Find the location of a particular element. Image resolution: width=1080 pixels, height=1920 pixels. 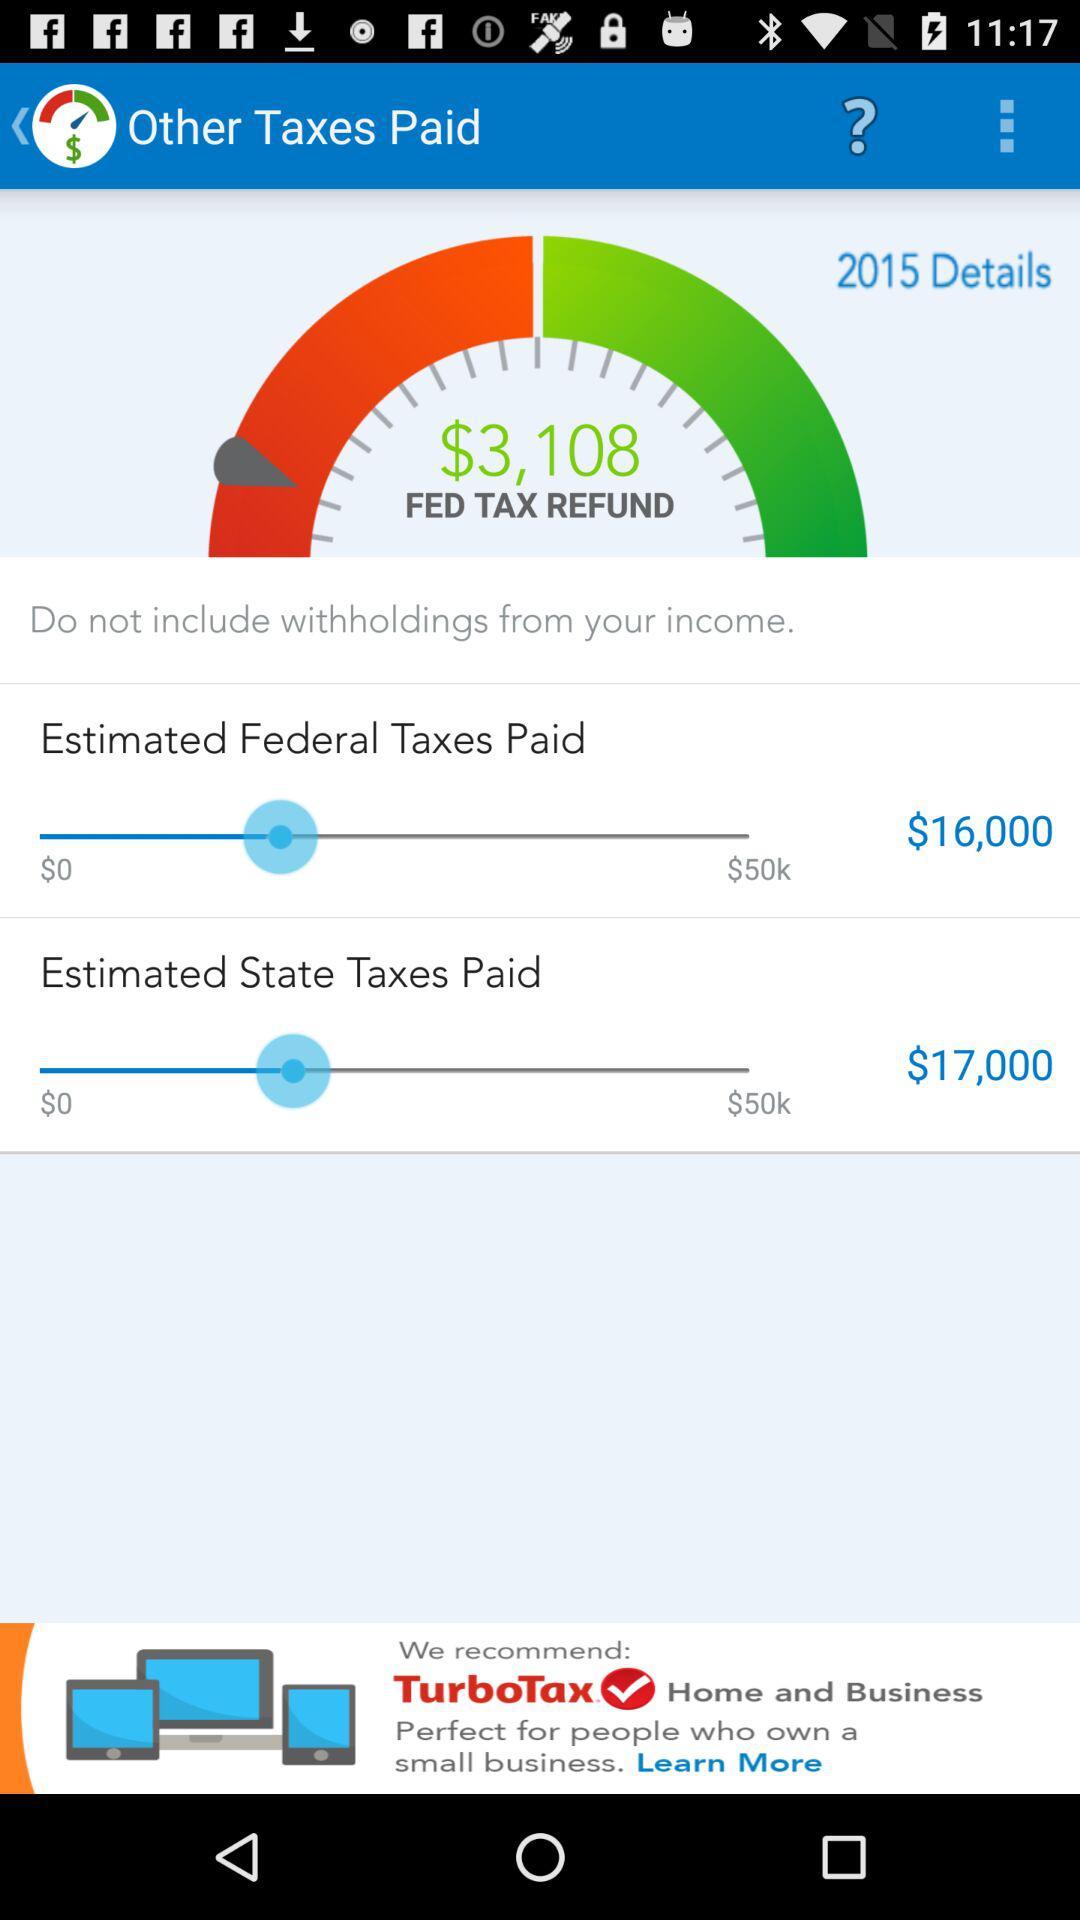

total data is located at coordinates (944, 269).